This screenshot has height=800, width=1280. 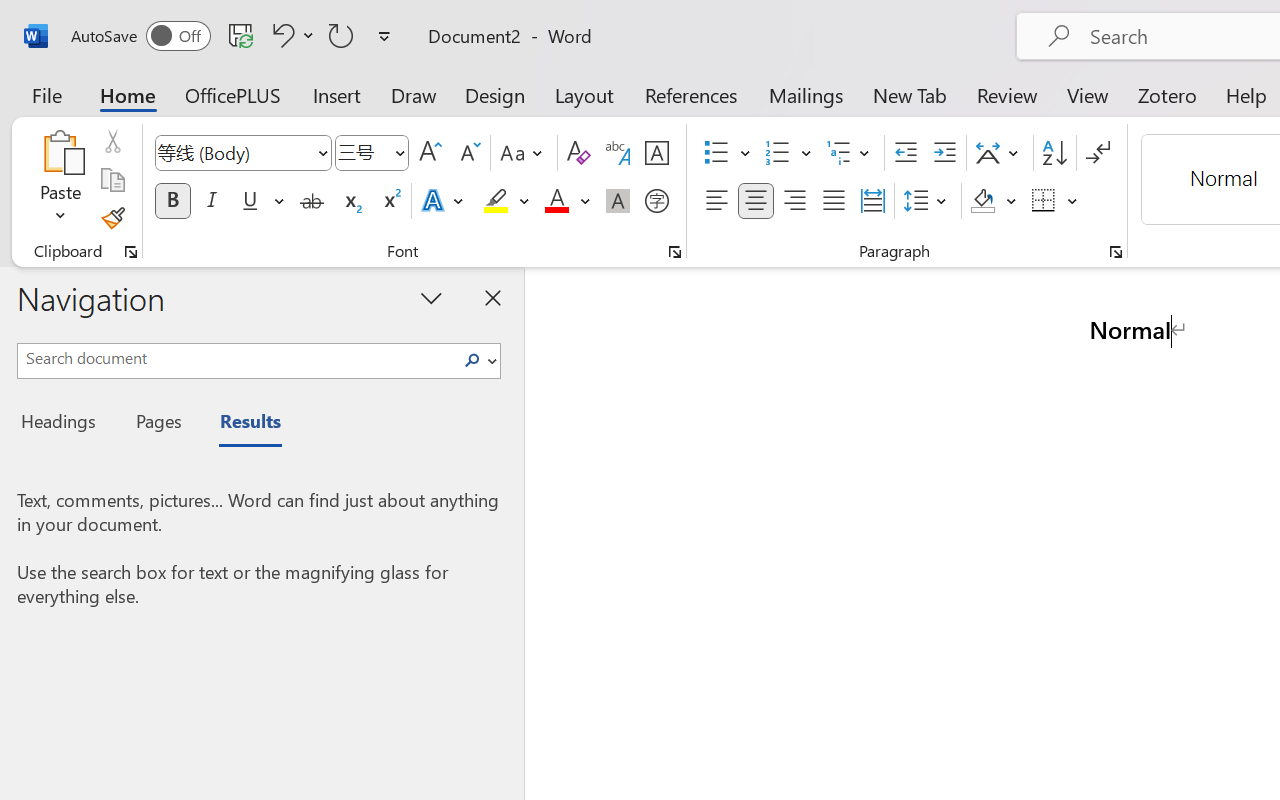 What do you see at coordinates (1007, 94) in the screenshot?
I see `'Review'` at bounding box center [1007, 94].